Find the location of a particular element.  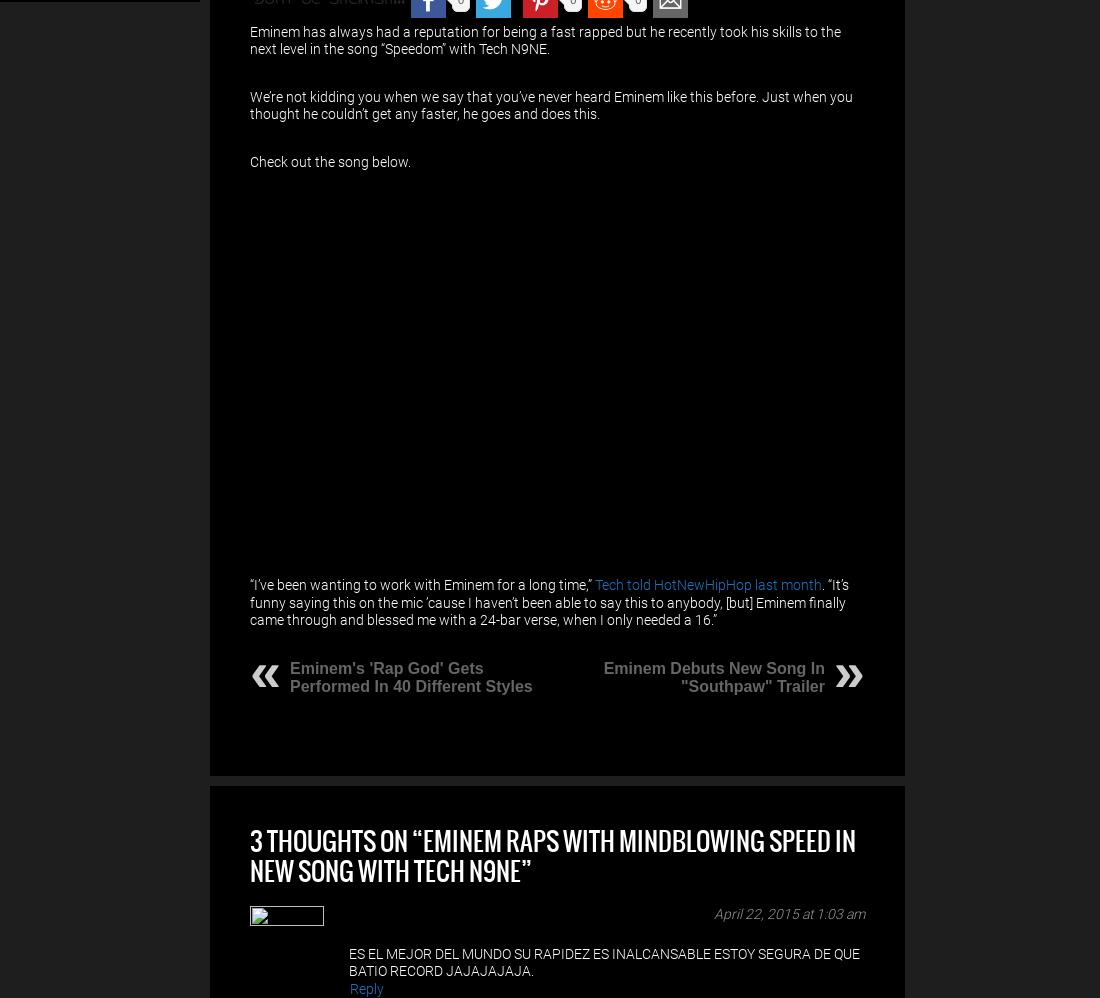

'ES EL MEJOR DEL MUNDO SU RAPIDEZ  ES INALCANSABLE ESTOY SEGURA DE QUE BATIO RECORD JAJAJAJAJA.' is located at coordinates (349, 960).